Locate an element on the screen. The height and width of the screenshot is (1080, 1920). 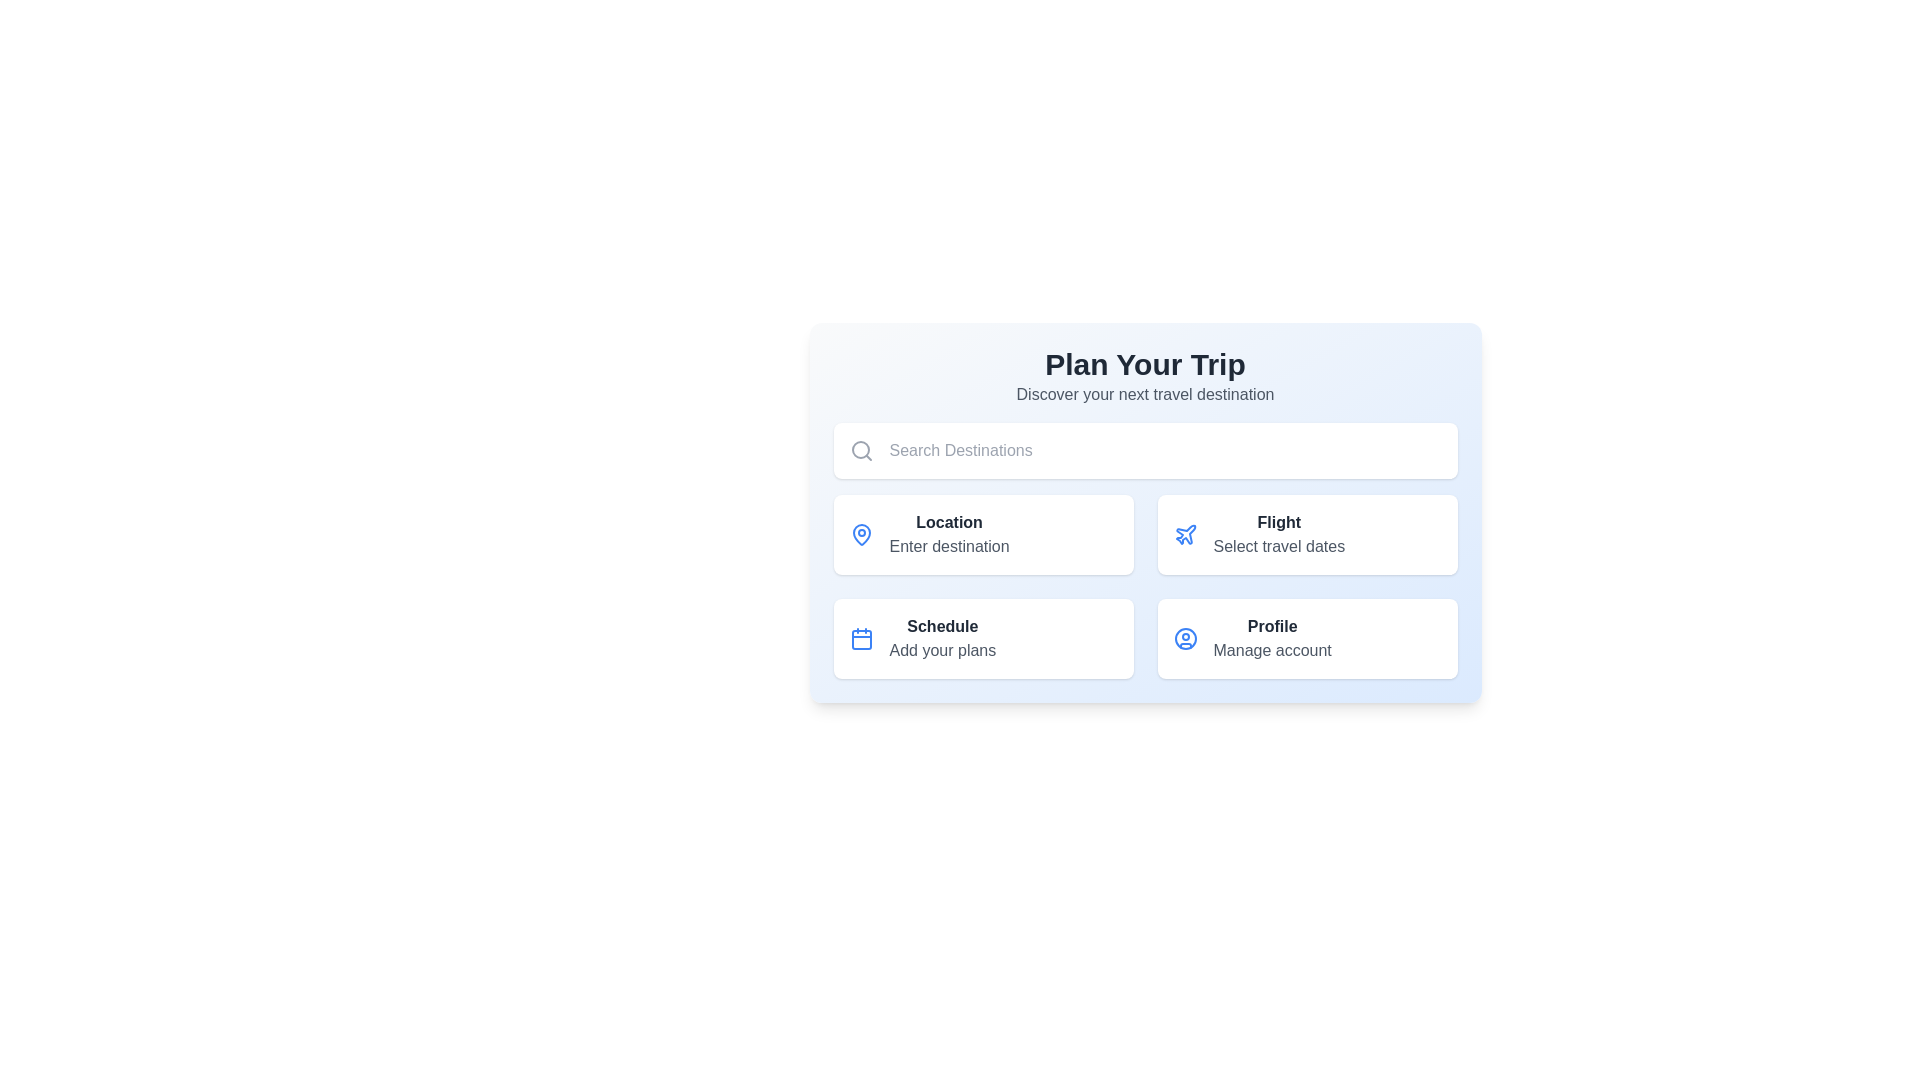
the search icon located at the left-hand side of the search input field labeled 'Search Destinations' is located at coordinates (861, 451).